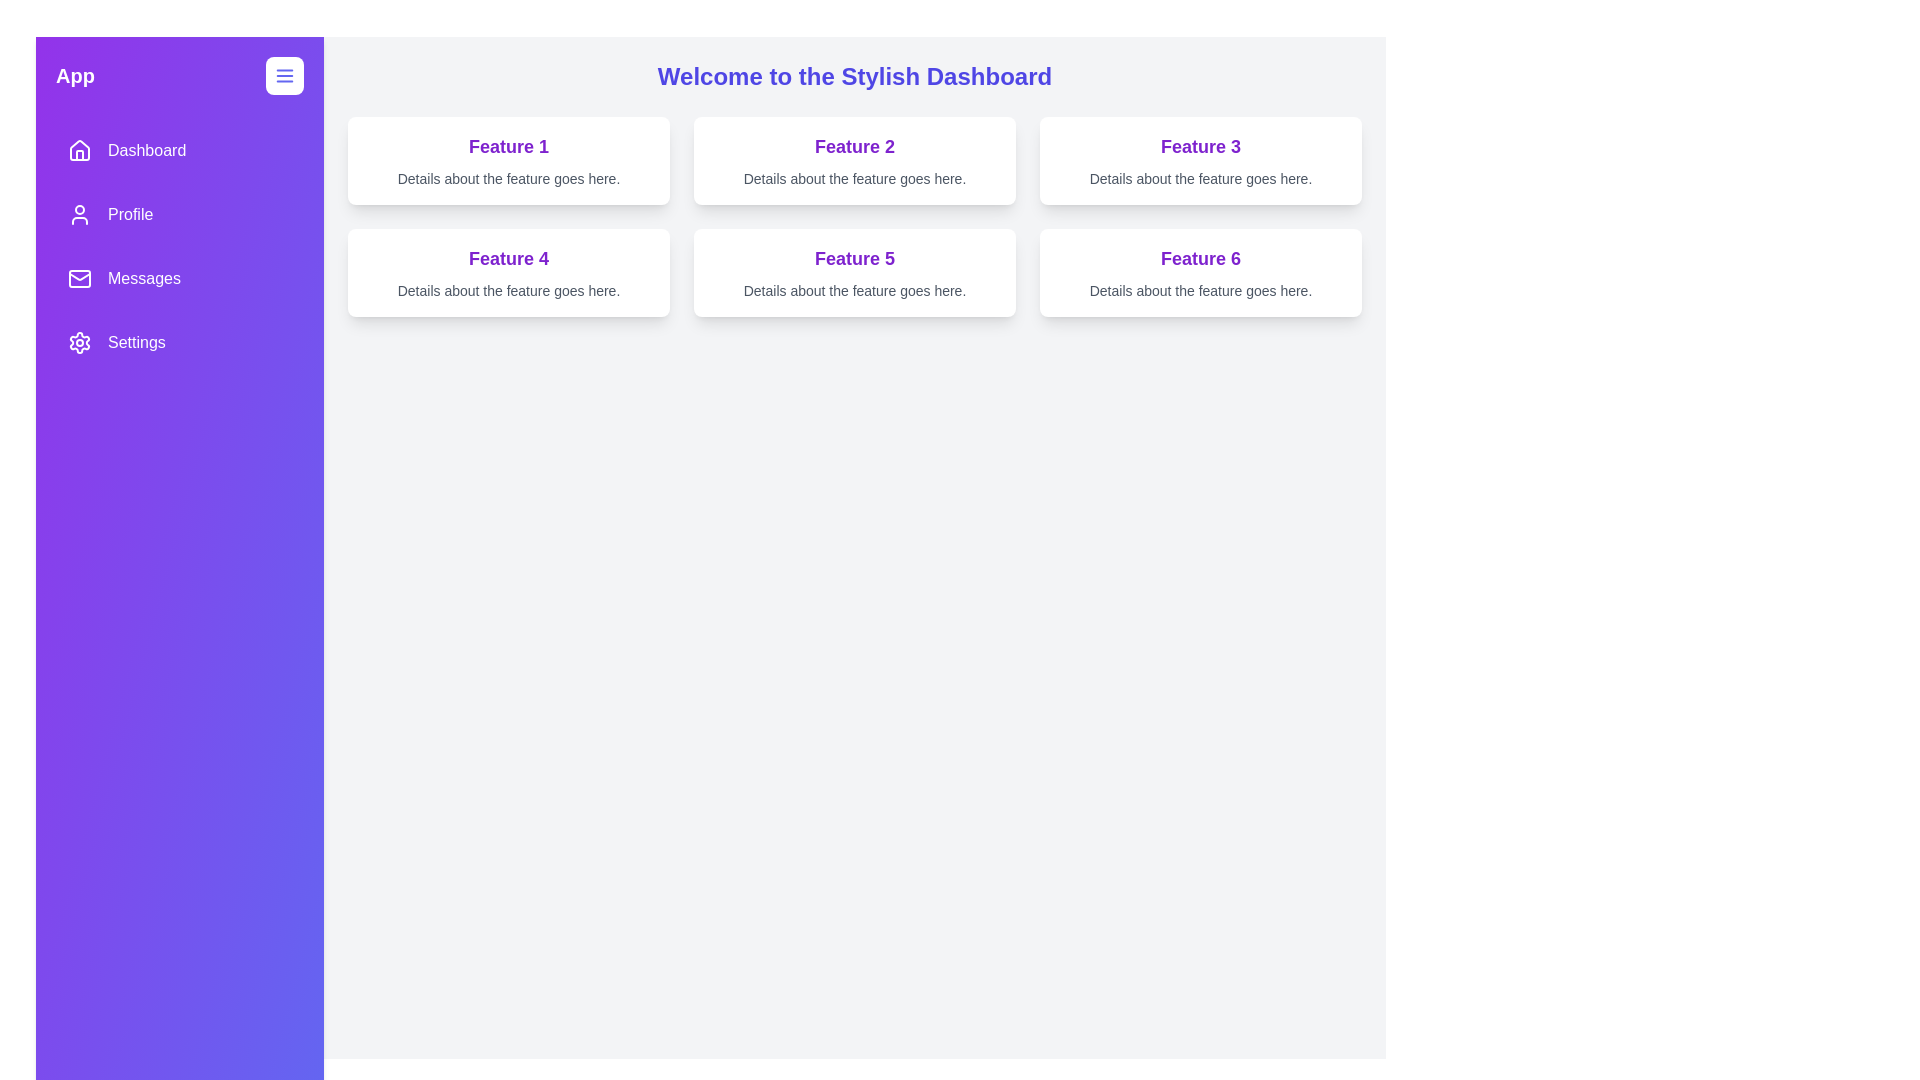  What do you see at coordinates (129, 215) in the screenshot?
I see `the 'Profile' text label in the navigation menu` at bounding box center [129, 215].